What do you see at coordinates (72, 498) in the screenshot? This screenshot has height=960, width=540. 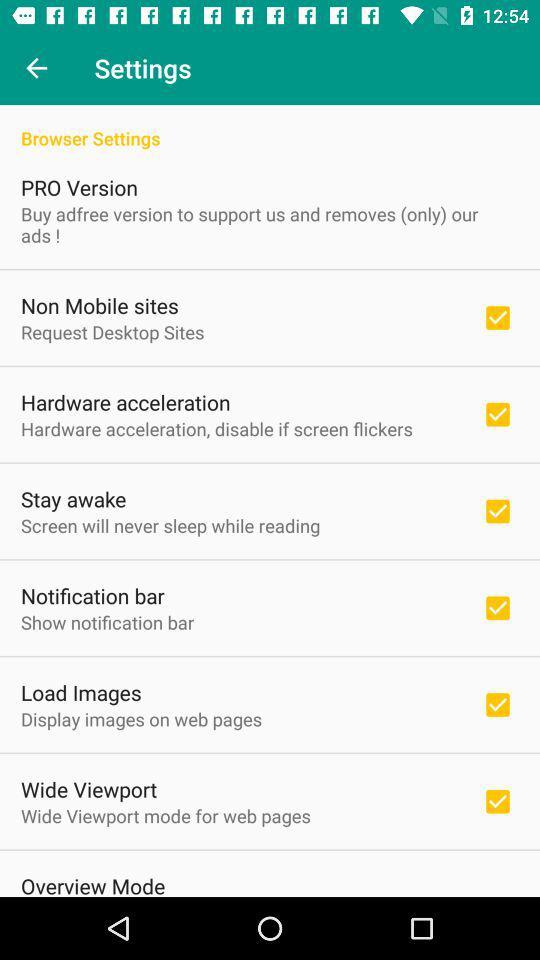 I see `the icon below the hardware acceleration disable icon` at bounding box center [72, 498].